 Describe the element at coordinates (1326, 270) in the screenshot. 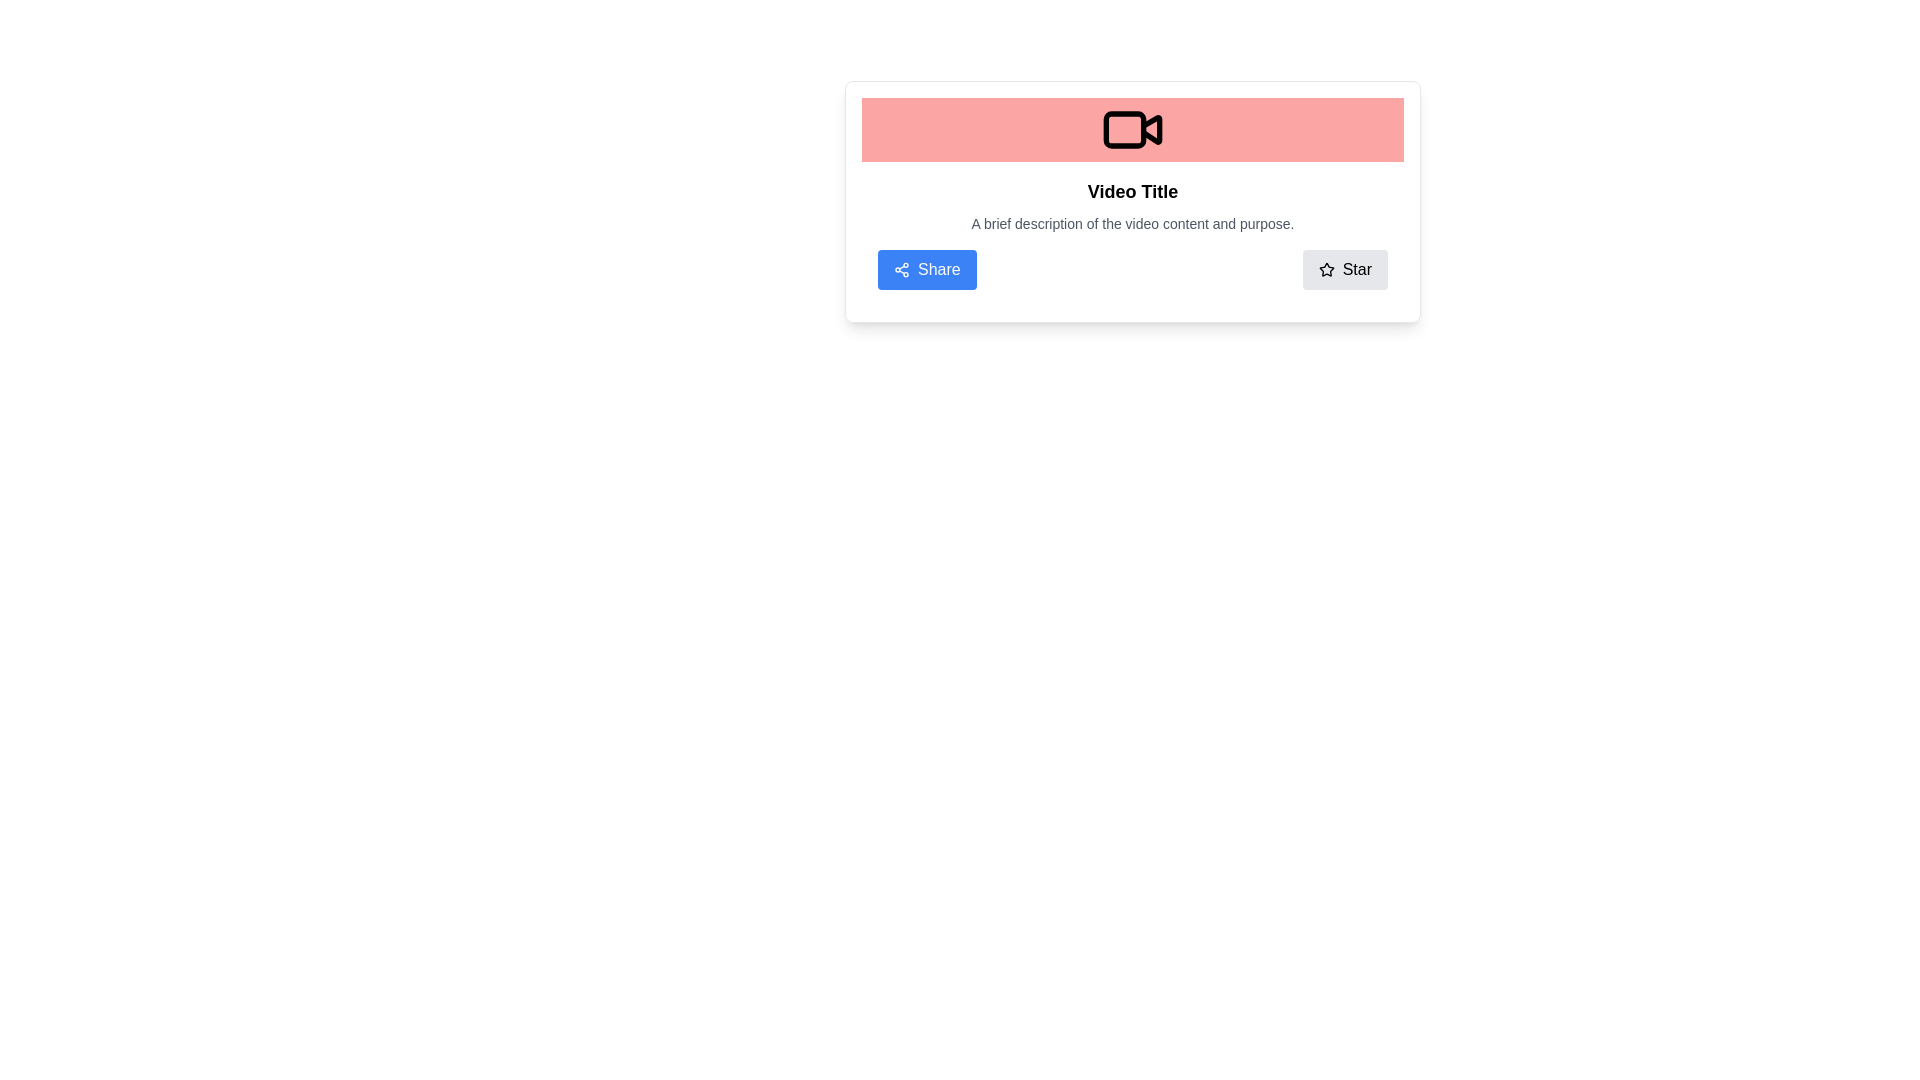

I see `the star icon located at the bottom-right of the informational card, which serves as a clickable indicator for favoriting or selecting content` at that location.